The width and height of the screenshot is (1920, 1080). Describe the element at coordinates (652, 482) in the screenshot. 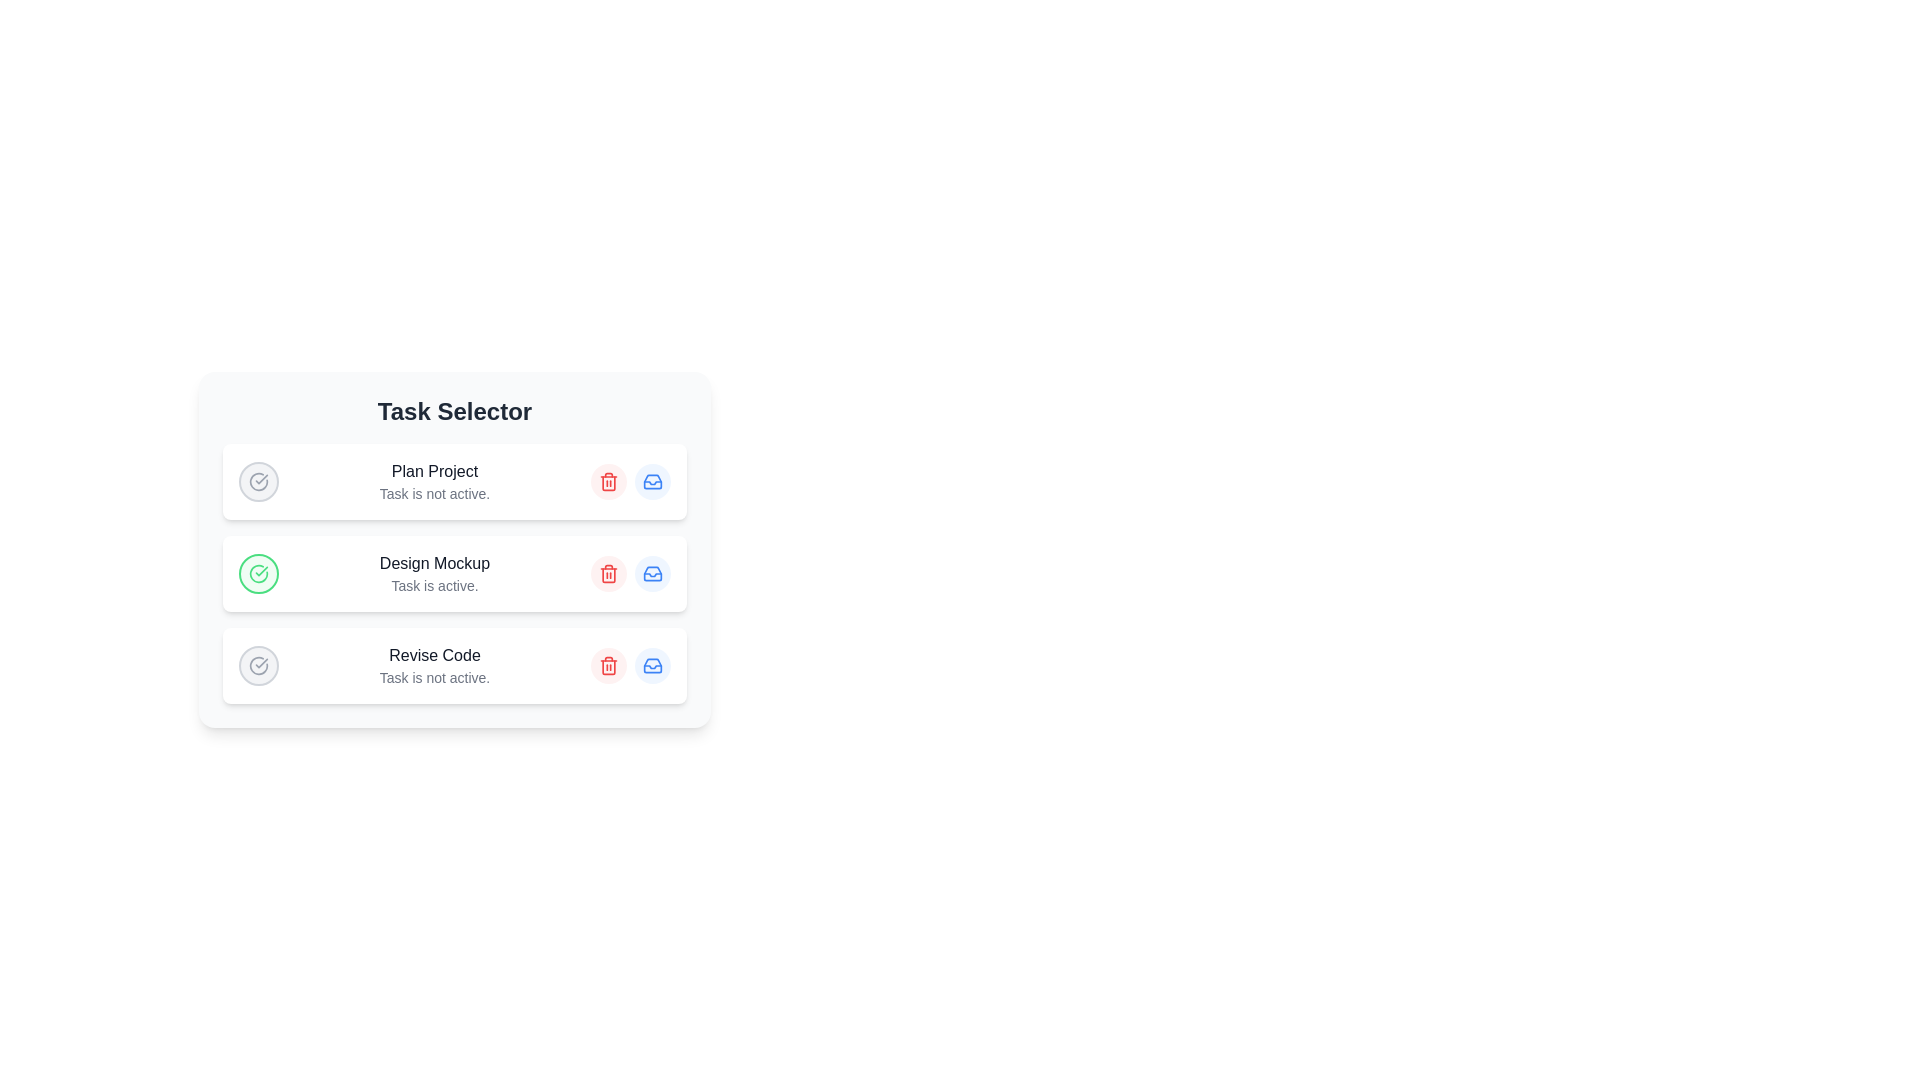

I see `the save button located to the right of the red circular trash button in the button row associated with the 'Plan Project' item` at that location.